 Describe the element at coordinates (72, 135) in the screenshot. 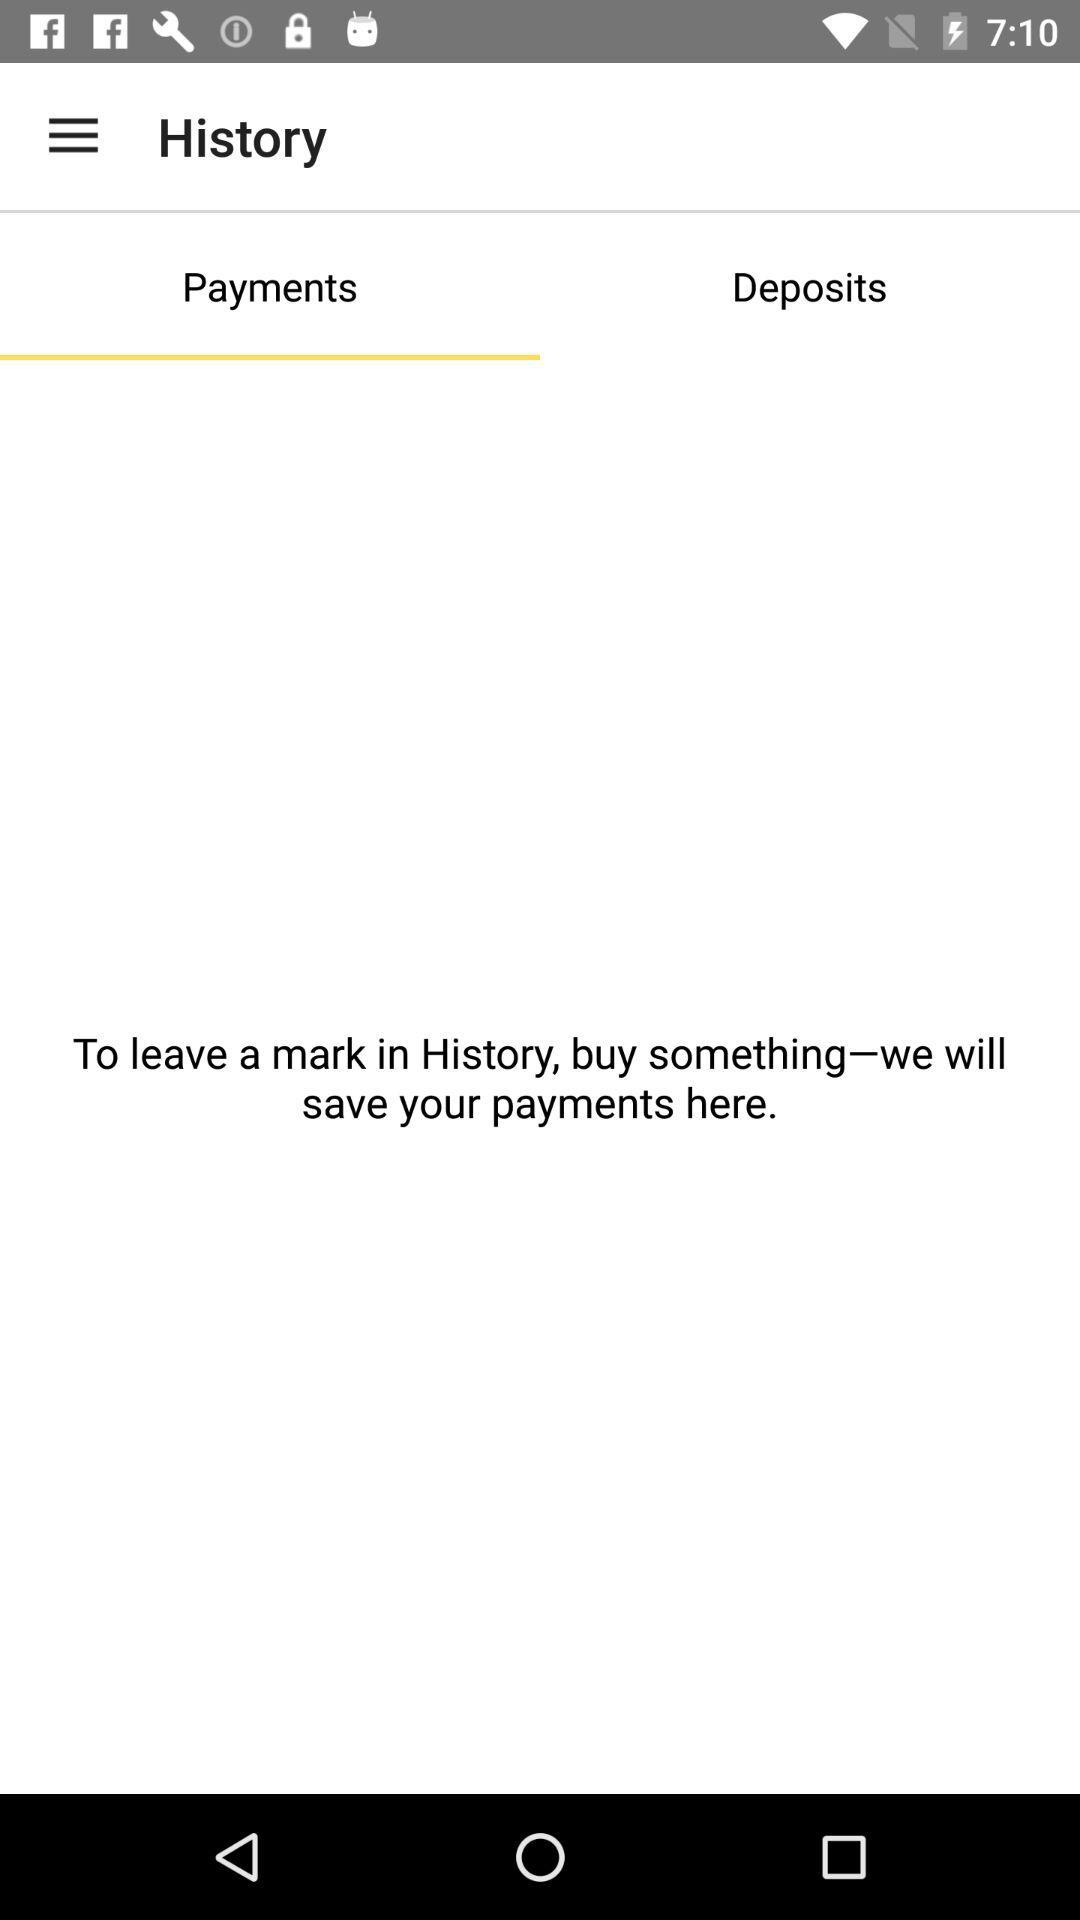

I see `the icon next to the history icon` at that location.